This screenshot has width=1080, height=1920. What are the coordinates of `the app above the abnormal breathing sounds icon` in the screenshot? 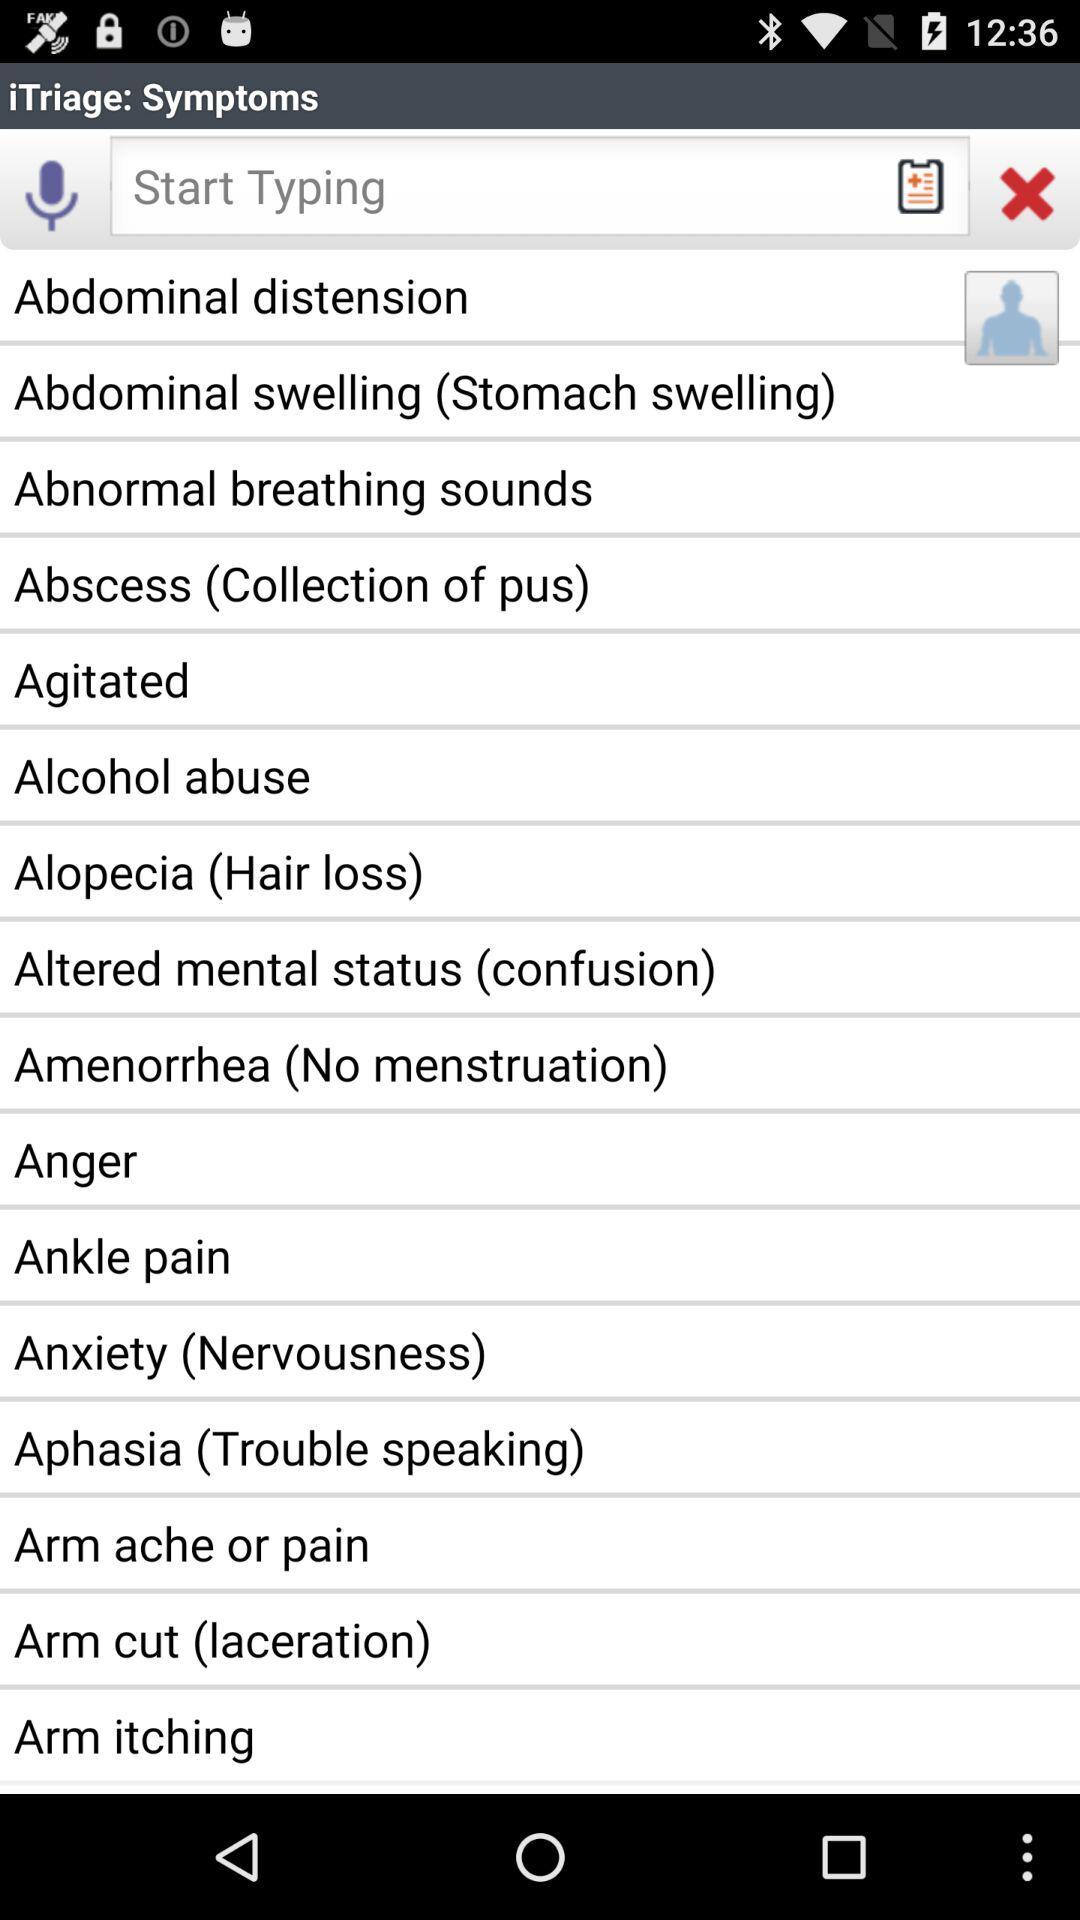 It's located at (1011, 316).